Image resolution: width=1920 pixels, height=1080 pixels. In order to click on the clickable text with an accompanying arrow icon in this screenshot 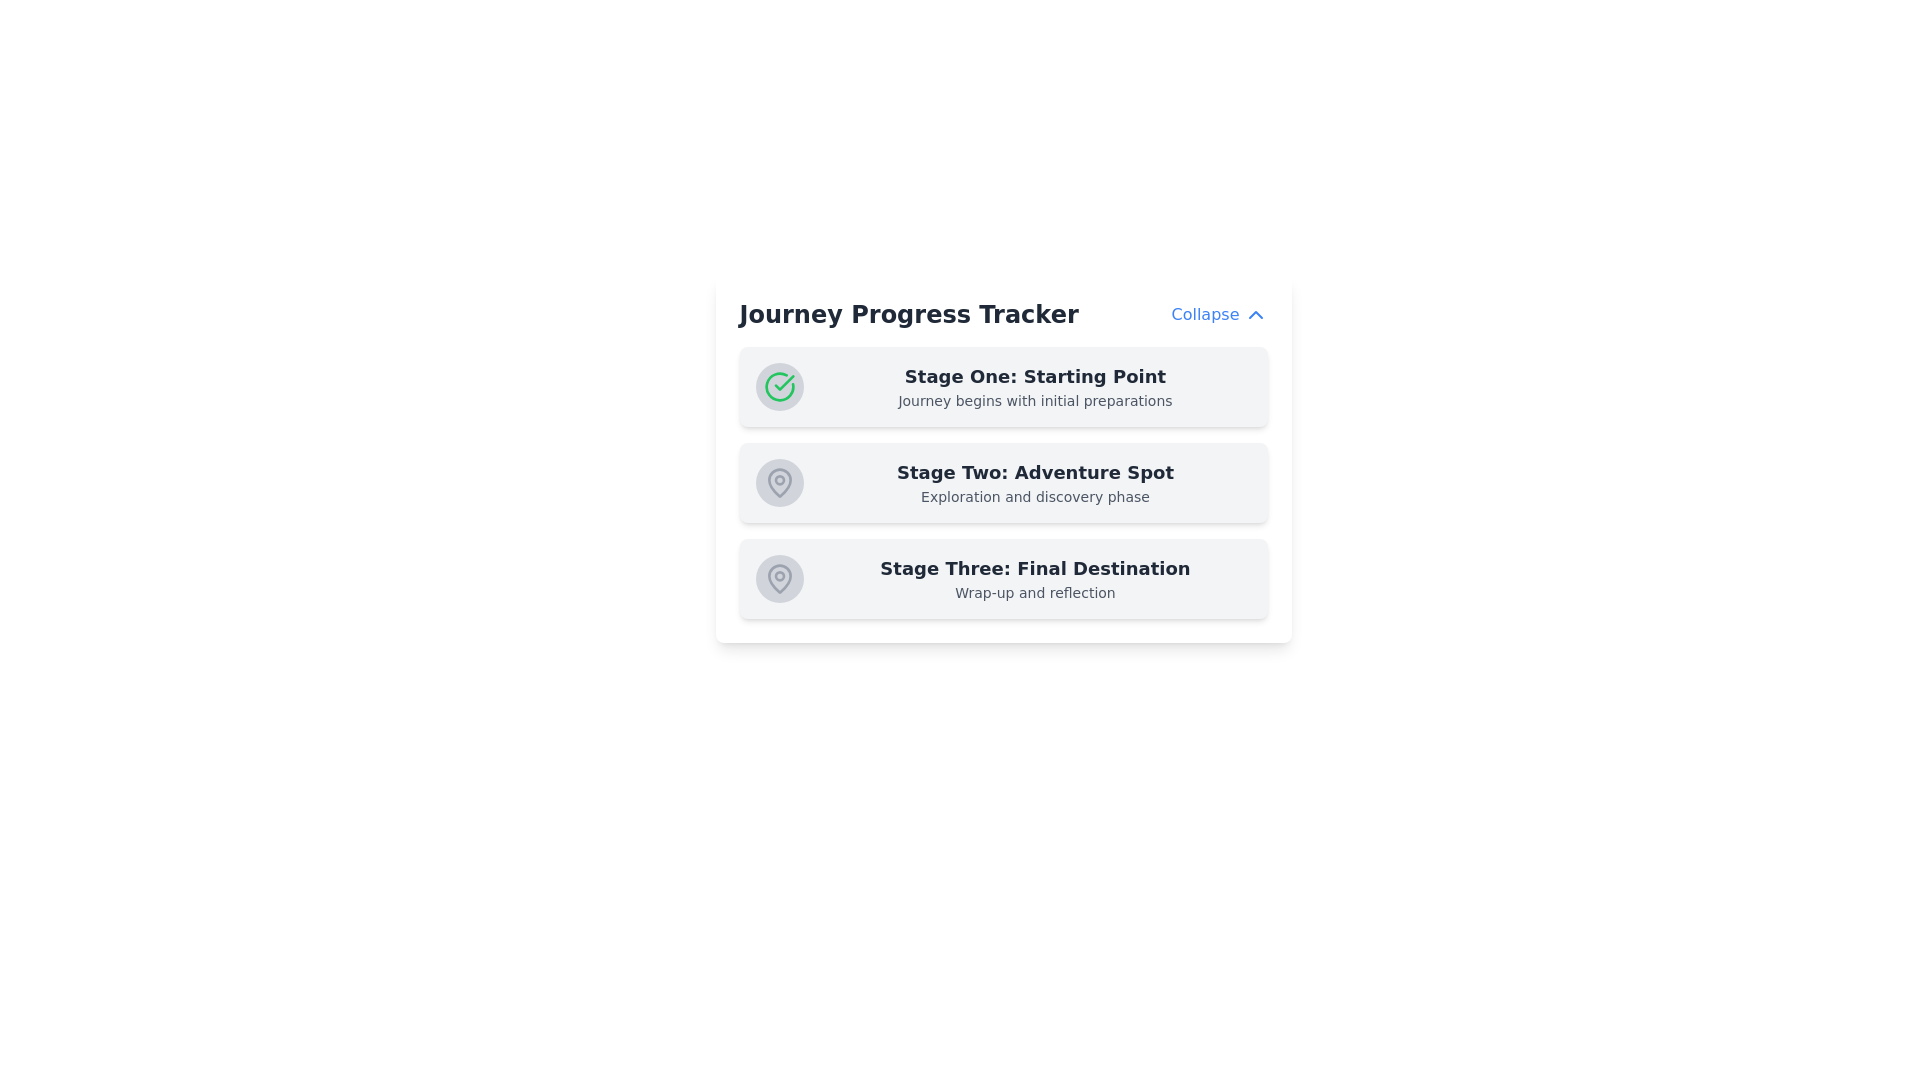, I will do `click(1218, 315)`.